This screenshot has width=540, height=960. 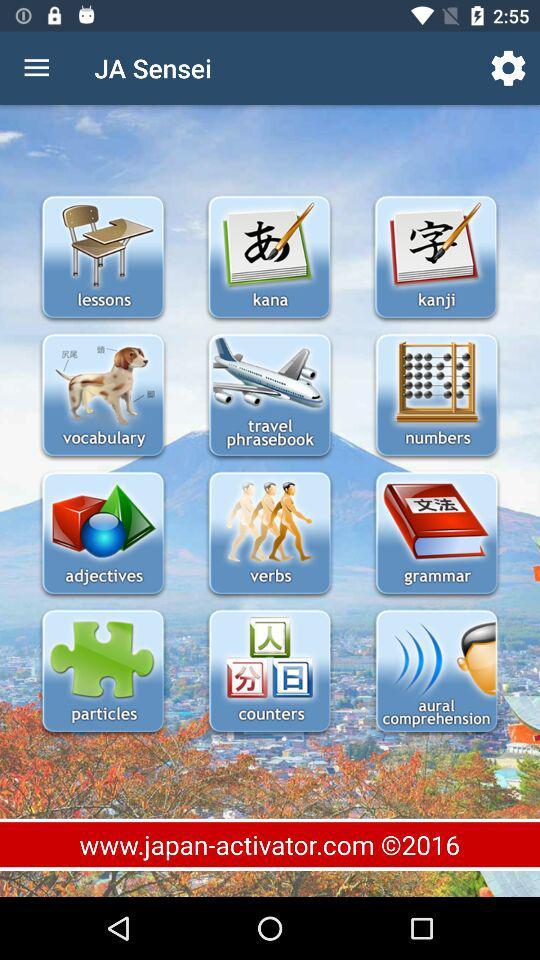 What do you see at coordinates (435, 673) in the screenshot?
I see `aural comprehension lesson` at bounding box center [435, 673].